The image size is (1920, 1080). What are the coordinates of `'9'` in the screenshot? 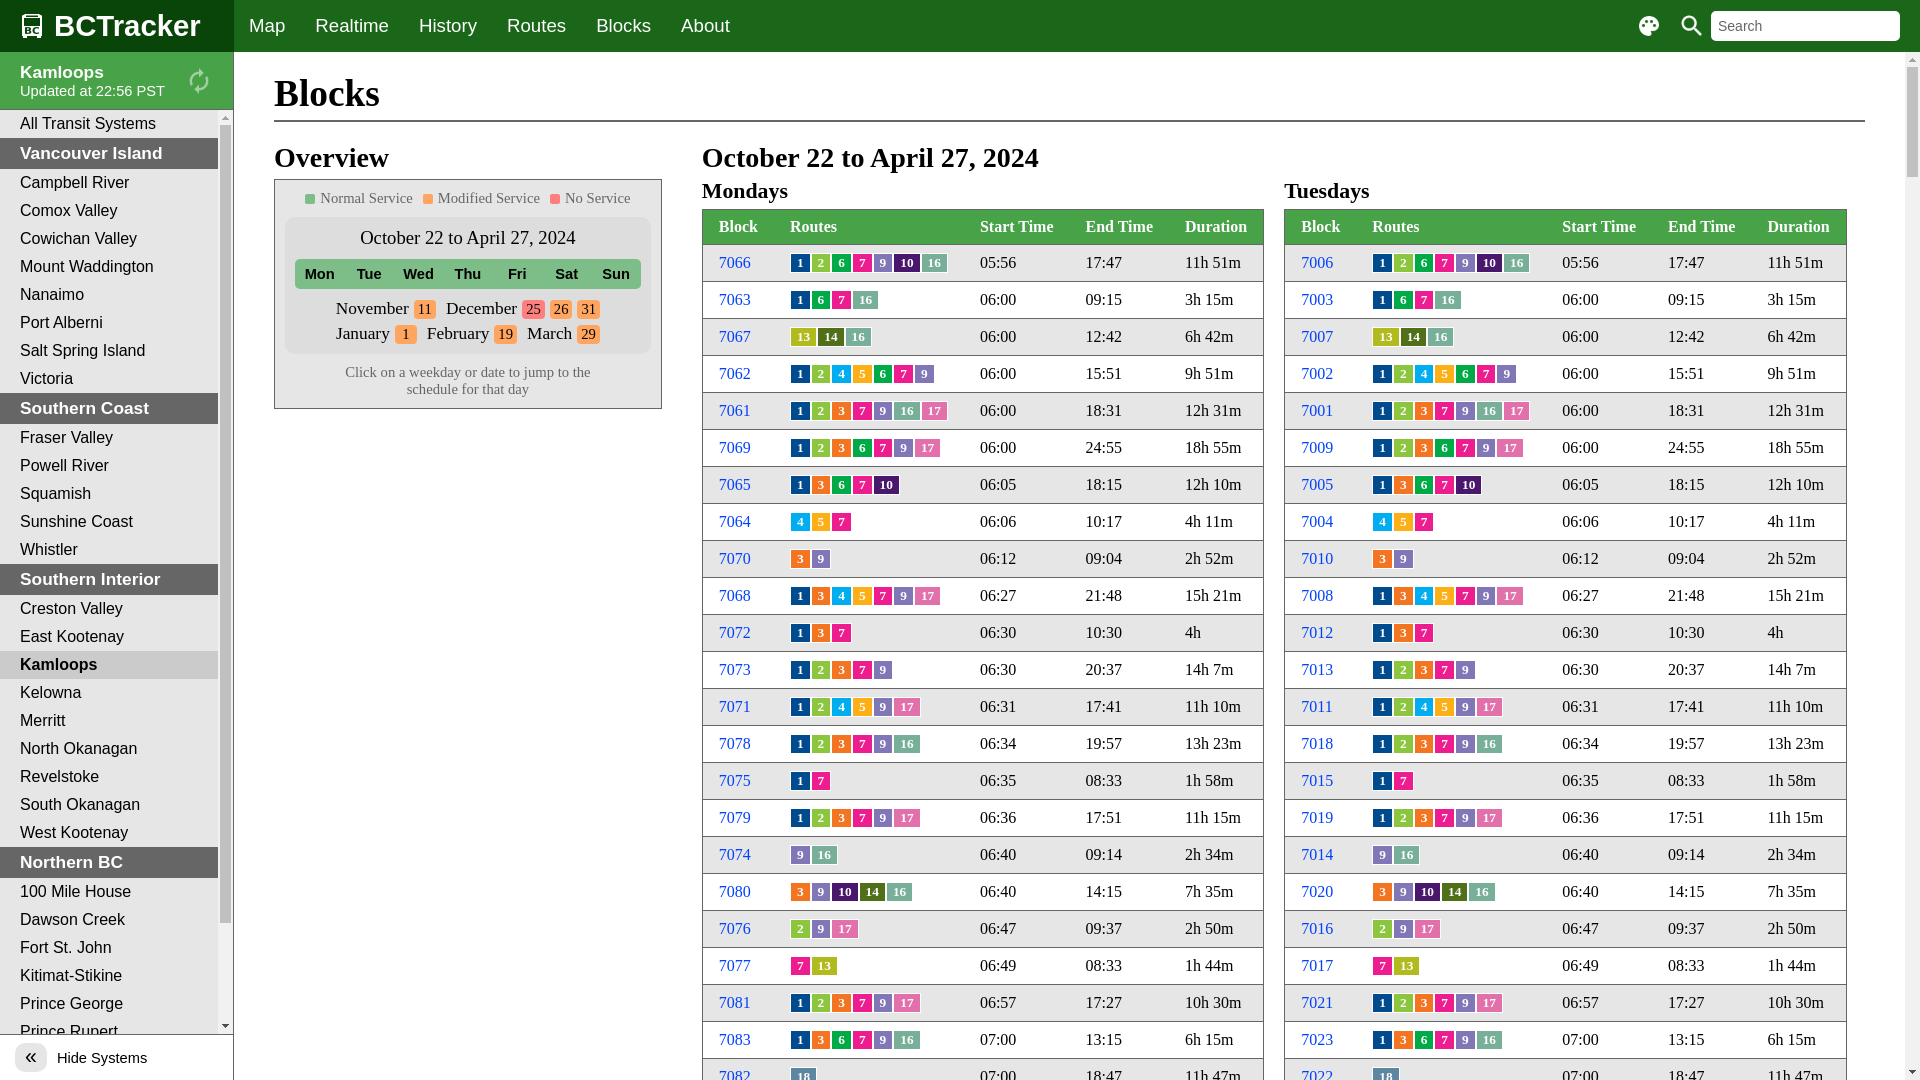 It's located at (1465, 410).